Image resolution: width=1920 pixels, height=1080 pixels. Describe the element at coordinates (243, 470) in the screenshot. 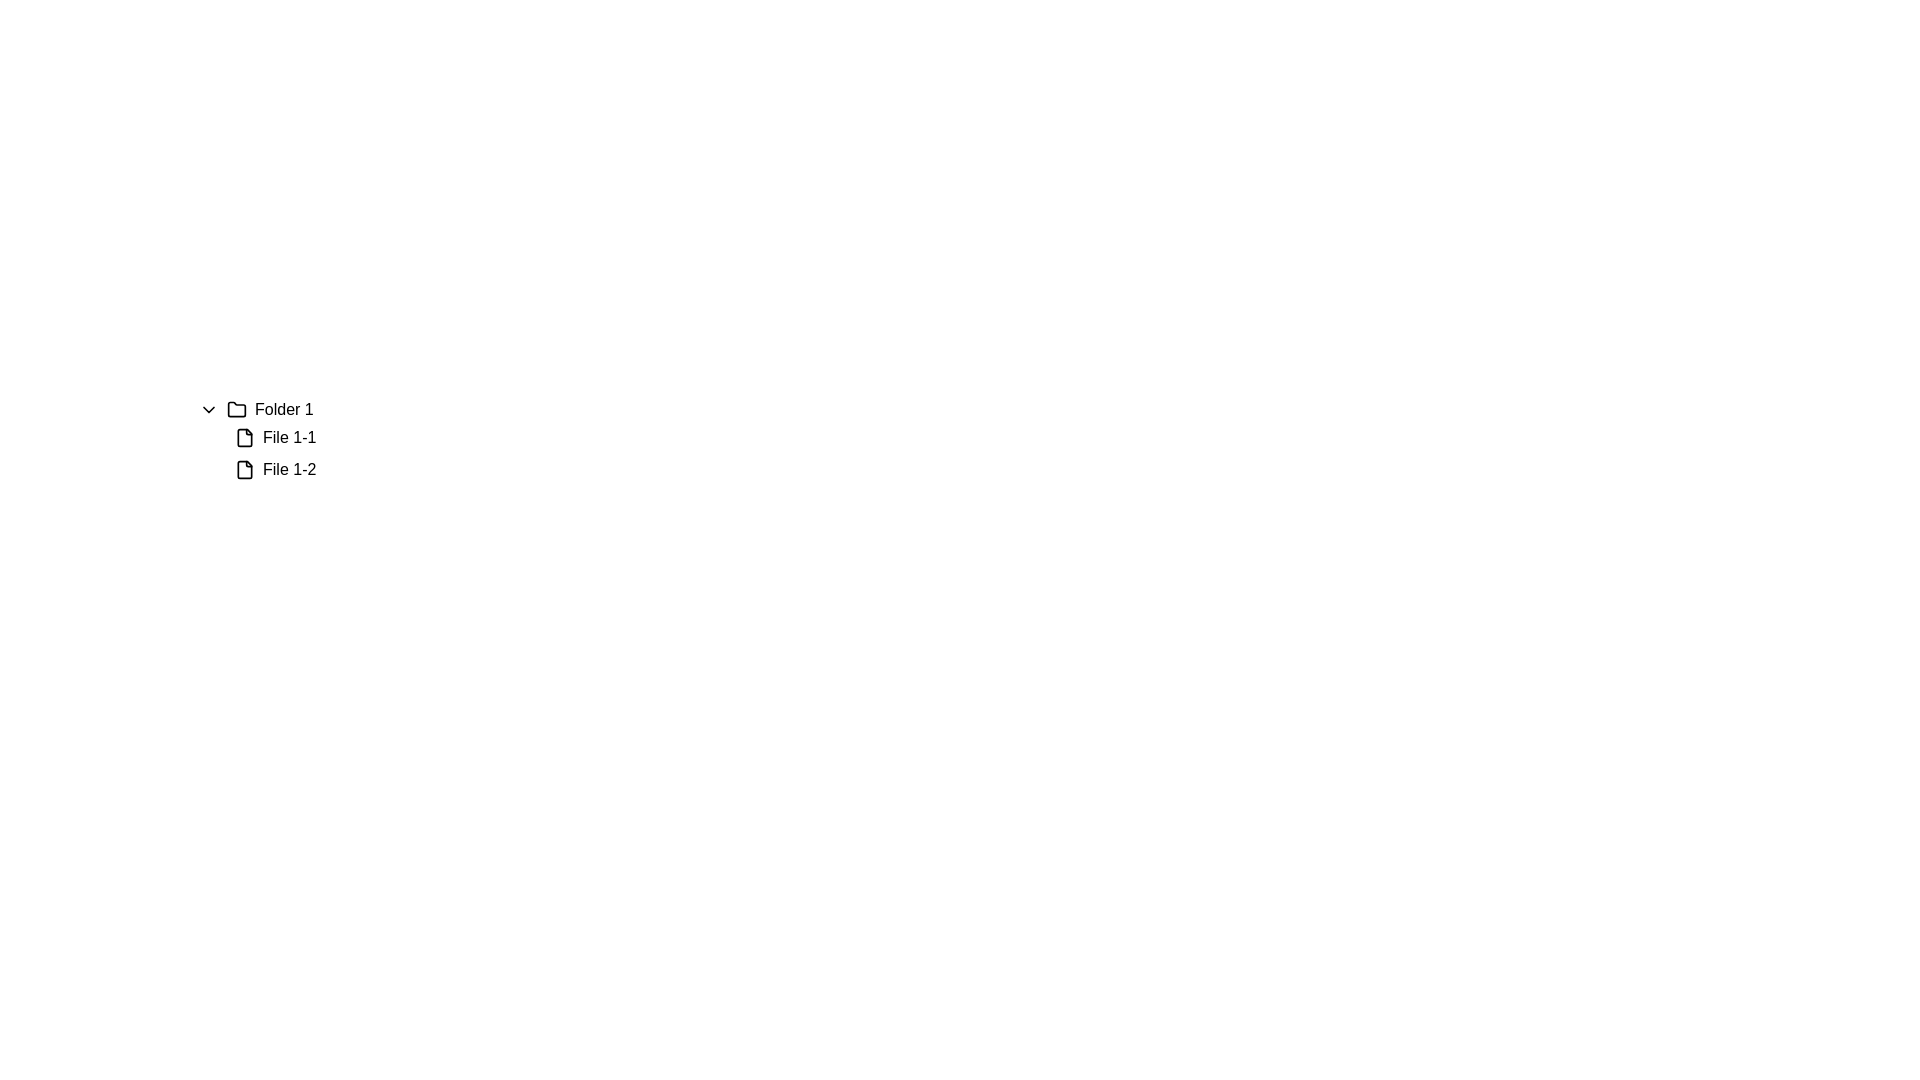

I see `the file icon representing 'File 1-2'` at that location.